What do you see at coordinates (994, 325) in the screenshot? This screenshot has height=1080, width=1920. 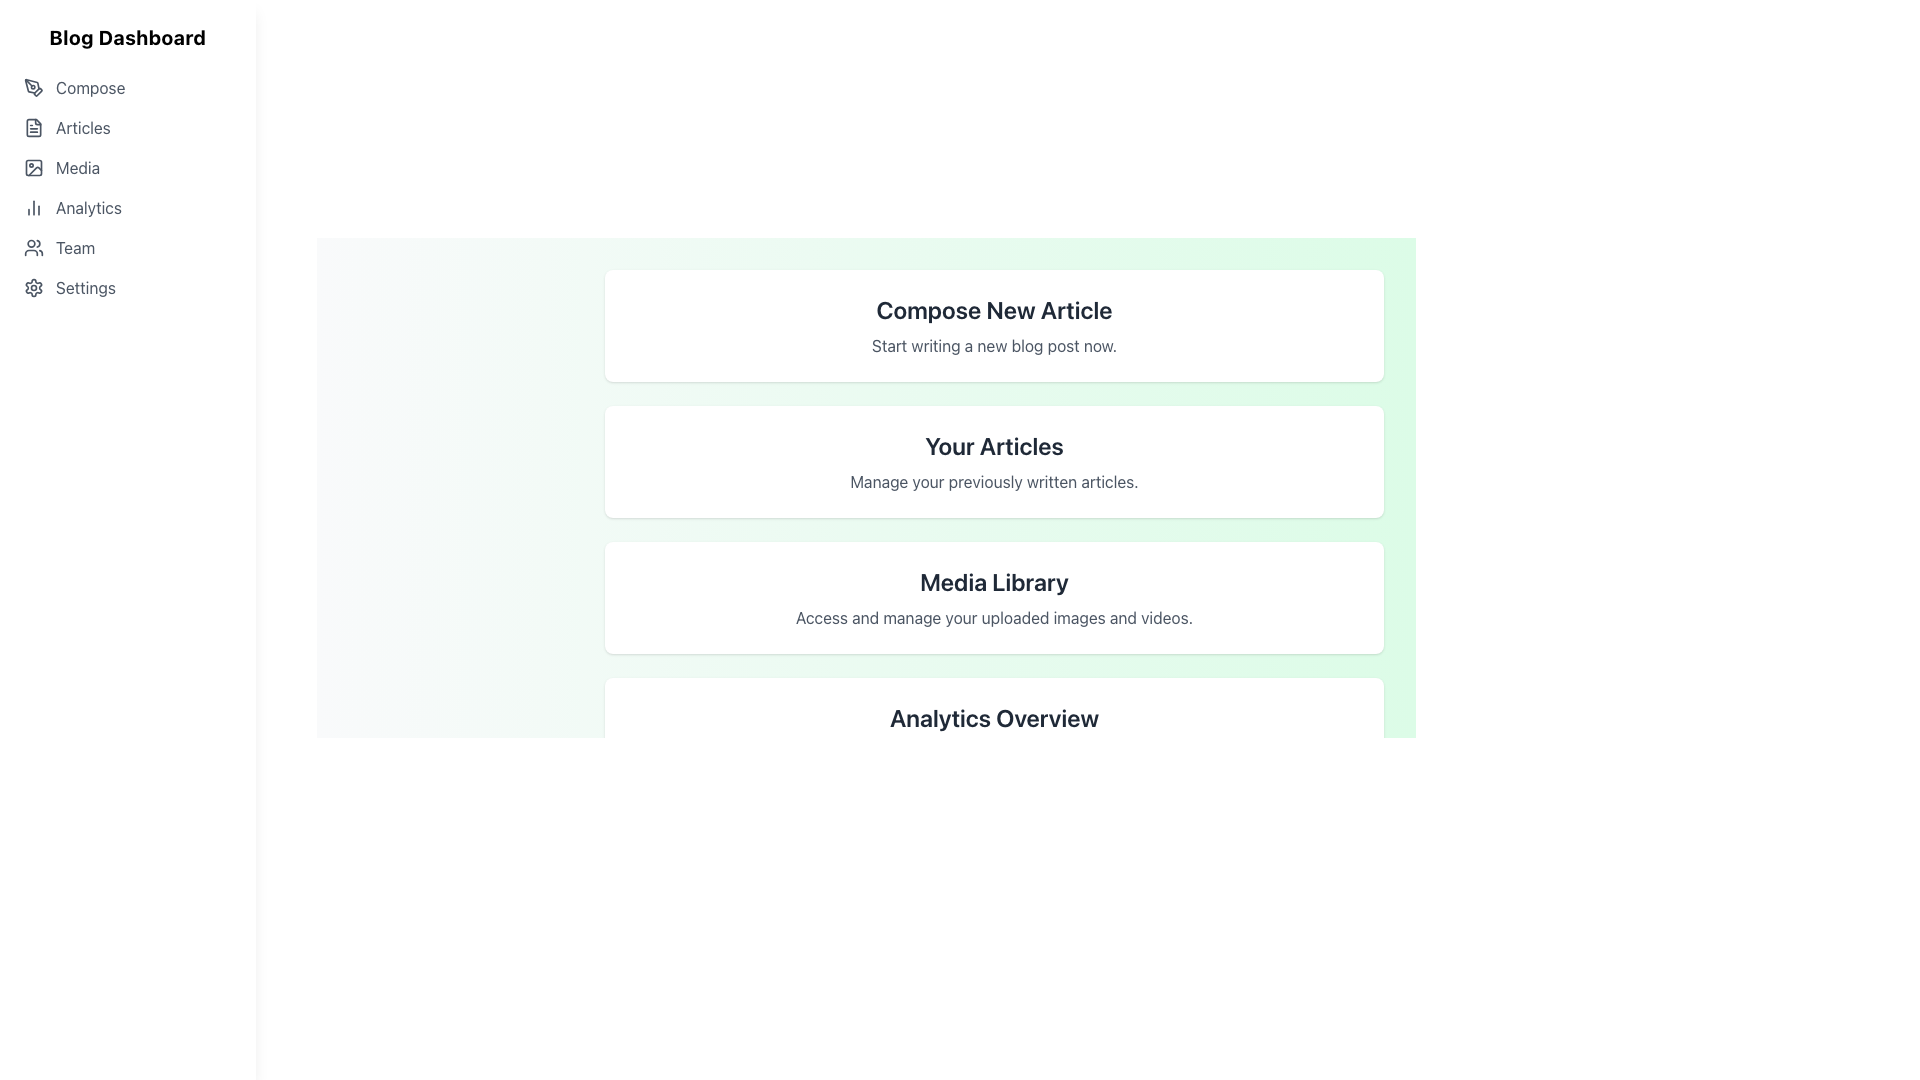 I see `the Card element that initiates the creation of a new blog post, located at the top of the list above 'Your Articles'` at bounding box center [994, 325].